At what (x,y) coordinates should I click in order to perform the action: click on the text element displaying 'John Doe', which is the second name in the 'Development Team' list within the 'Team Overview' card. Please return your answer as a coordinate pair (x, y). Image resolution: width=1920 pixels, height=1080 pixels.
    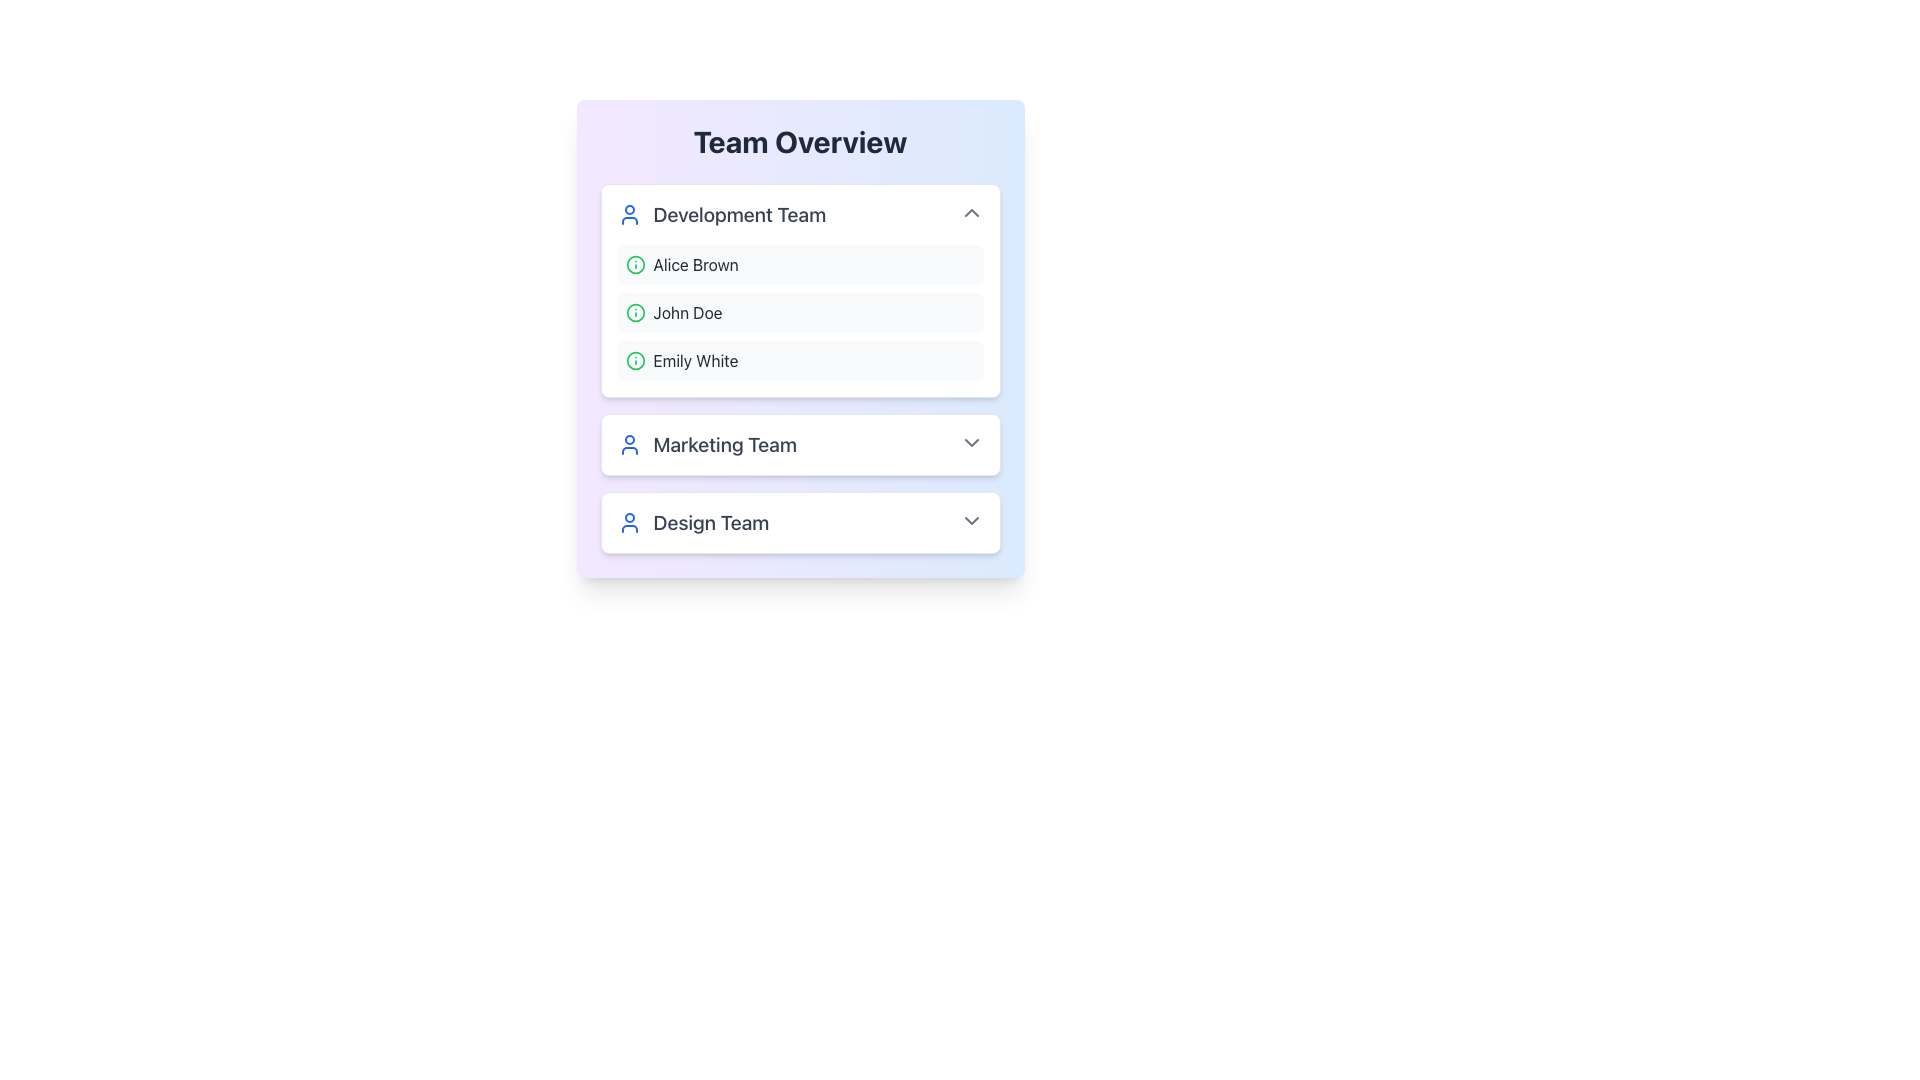
    Looking at the image, I should click on (687, 312).